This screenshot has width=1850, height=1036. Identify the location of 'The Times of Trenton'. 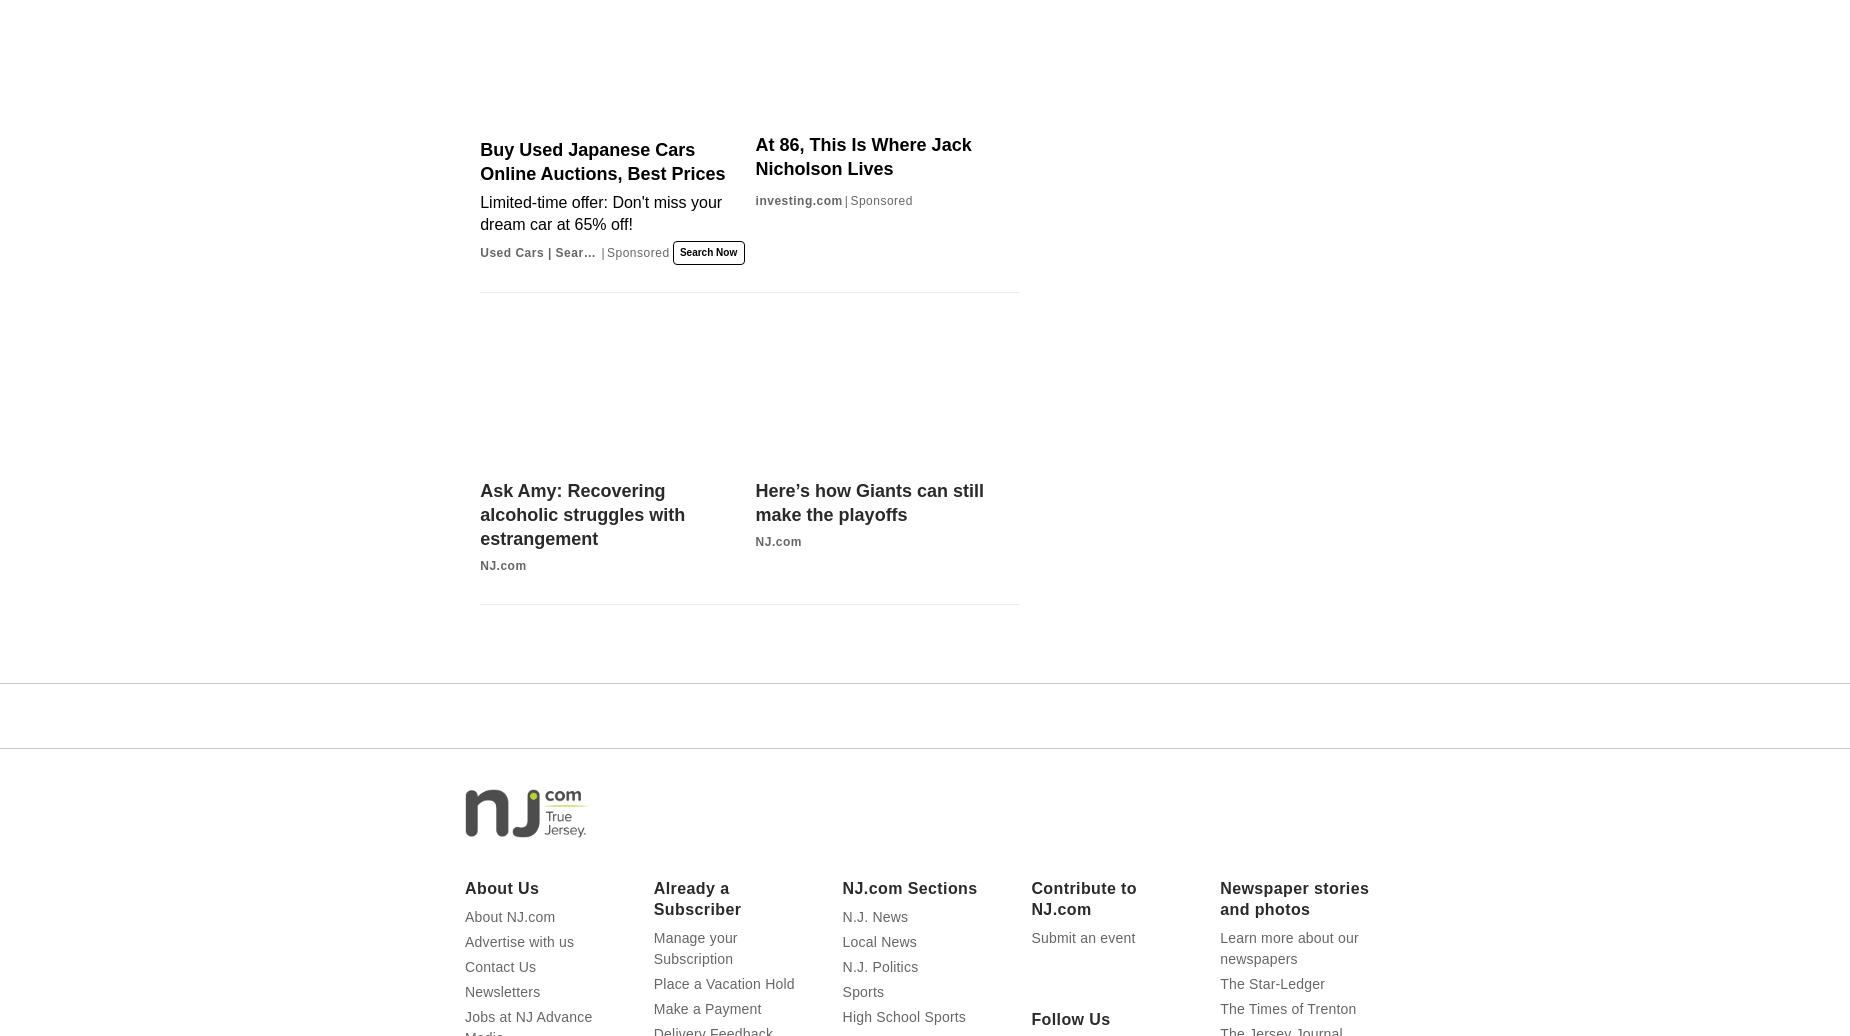
(1286, 1008).